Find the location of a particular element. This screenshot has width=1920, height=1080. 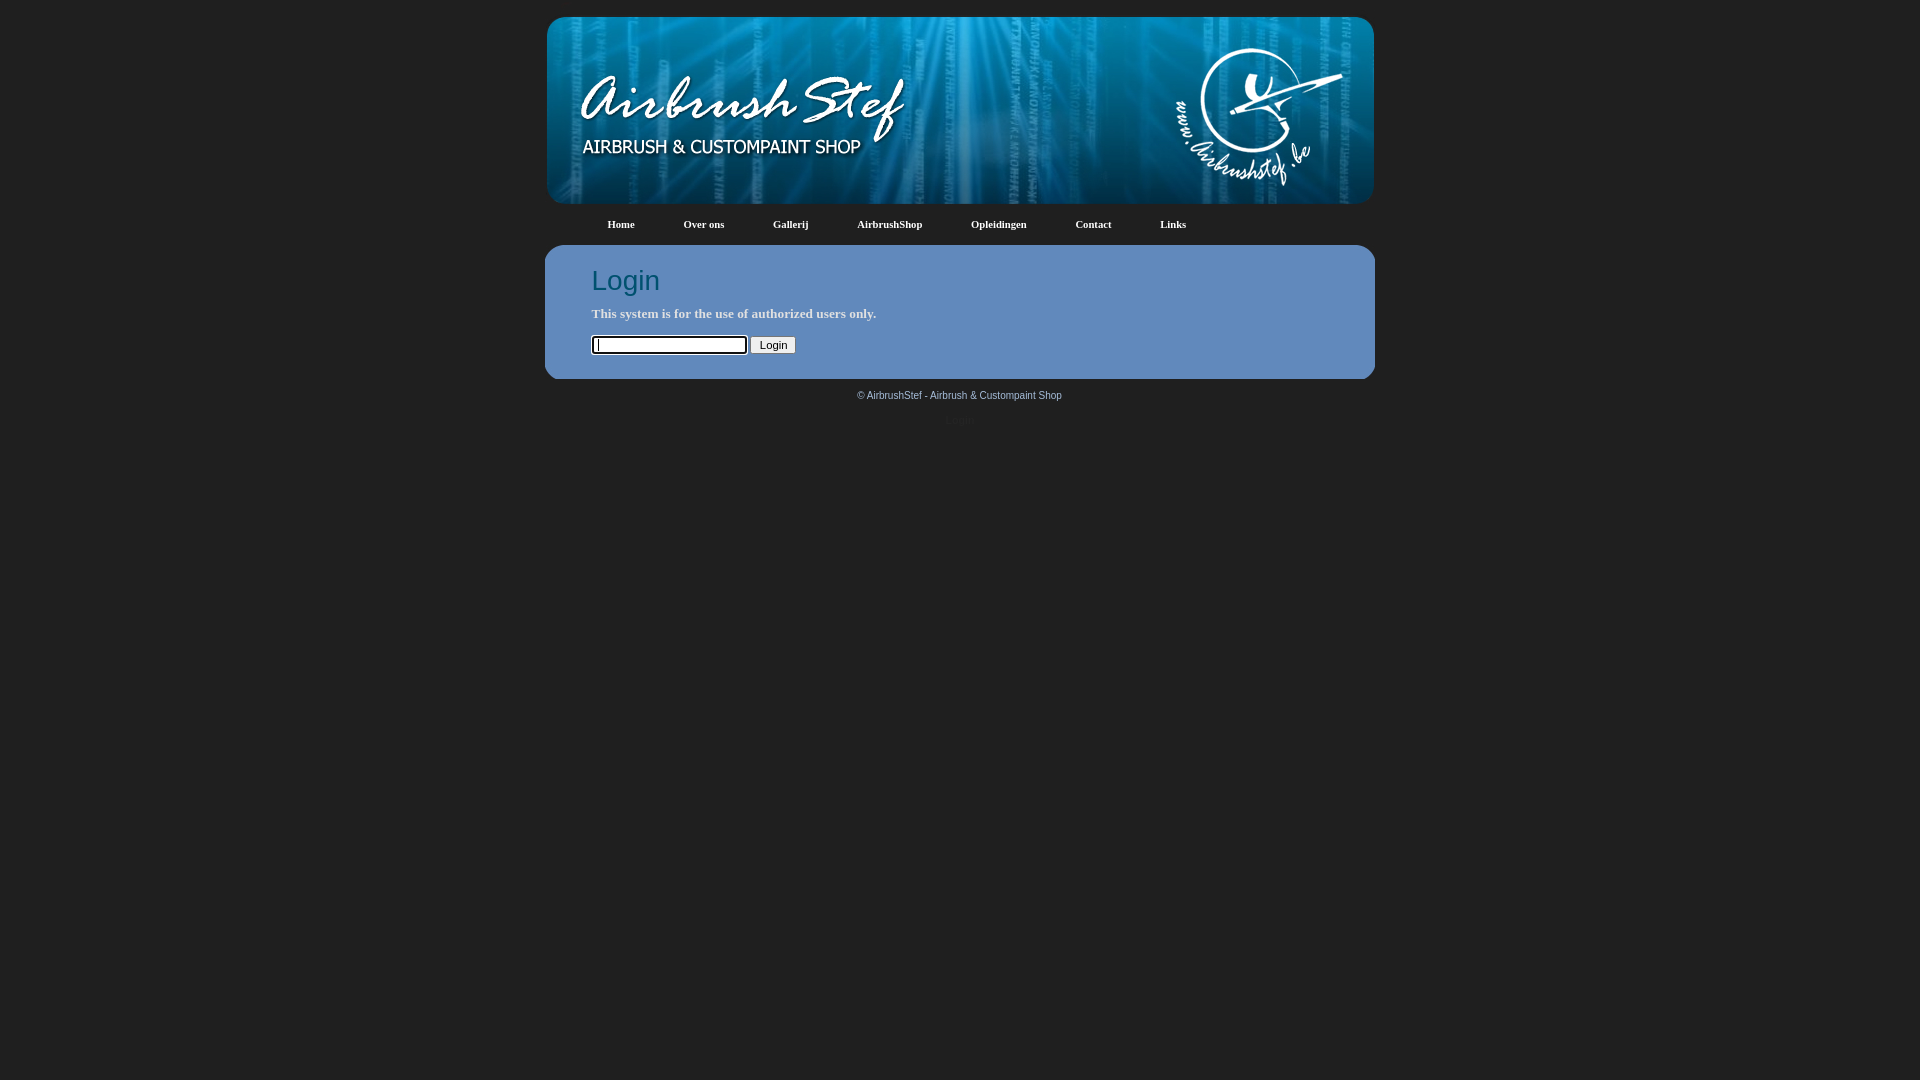

'Login' is located at coordinates (960, 419).